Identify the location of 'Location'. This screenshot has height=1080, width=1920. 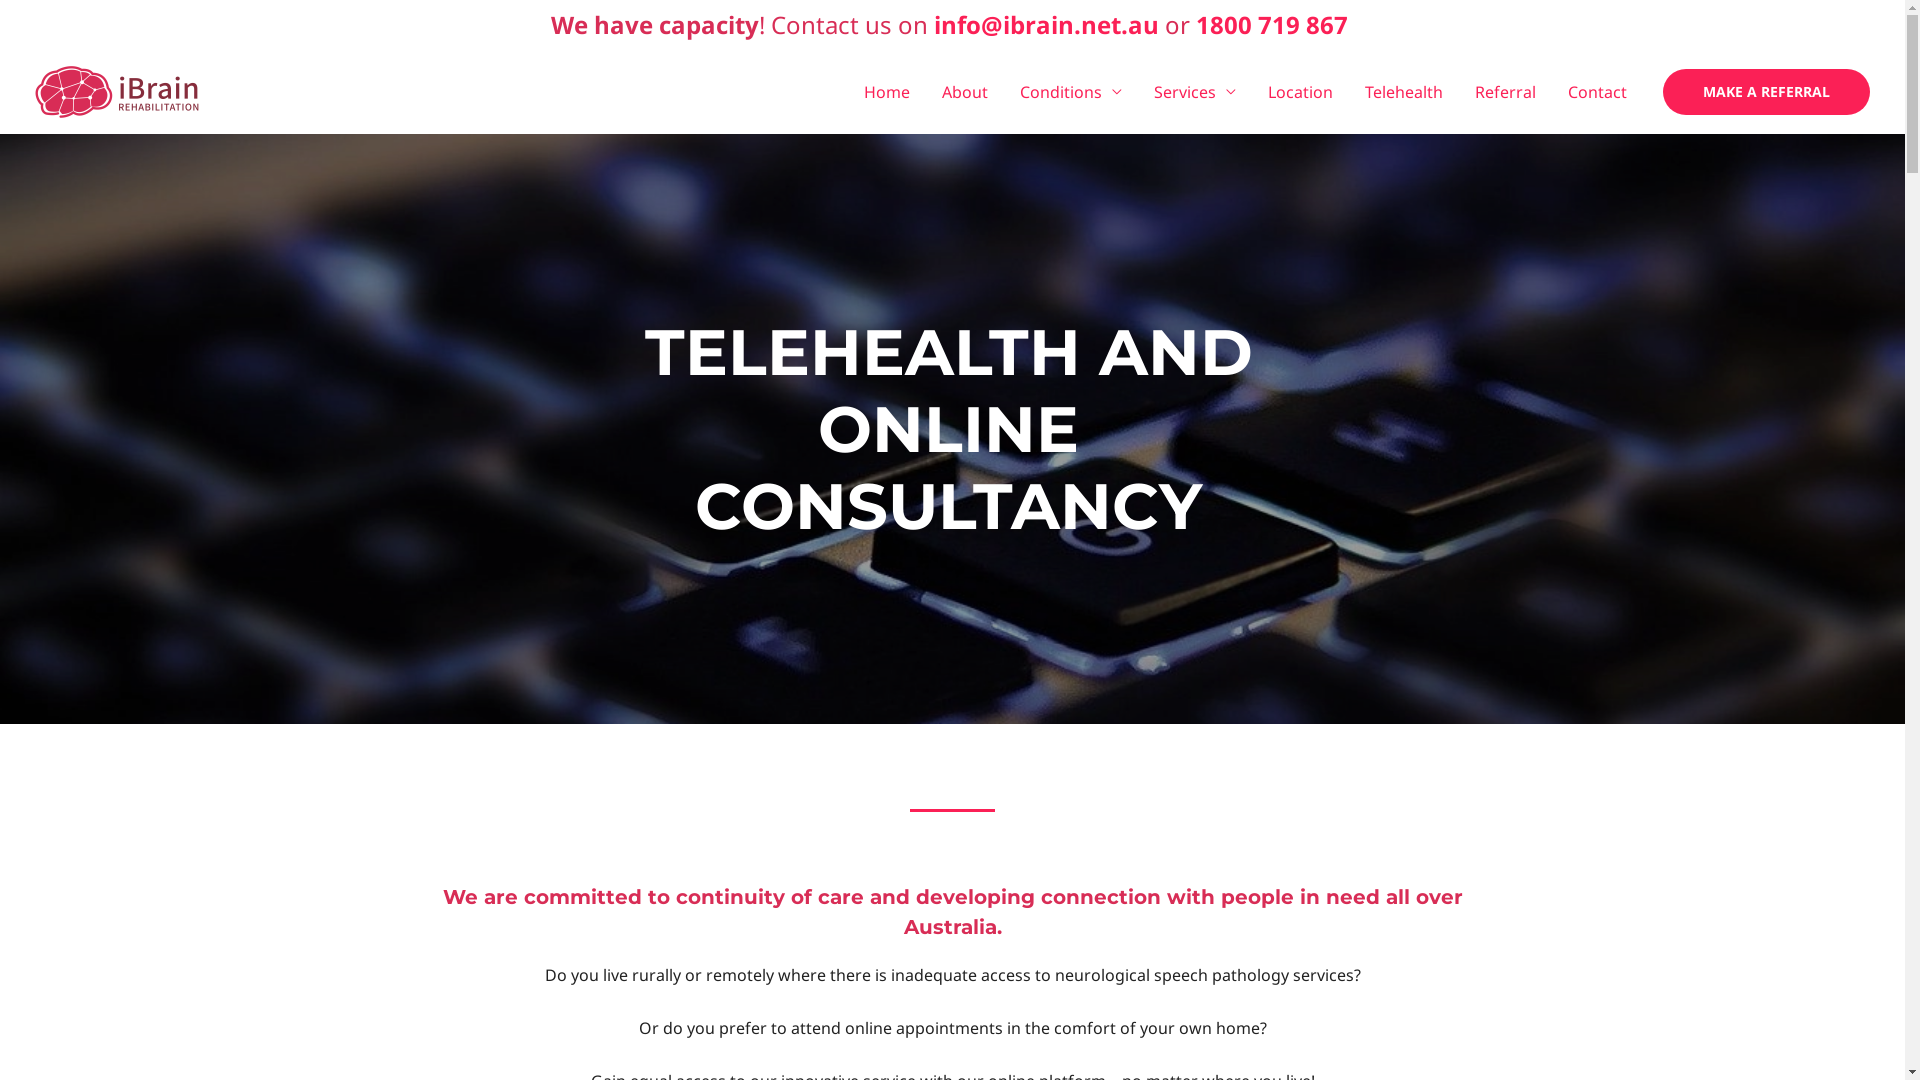
(1300, 92).